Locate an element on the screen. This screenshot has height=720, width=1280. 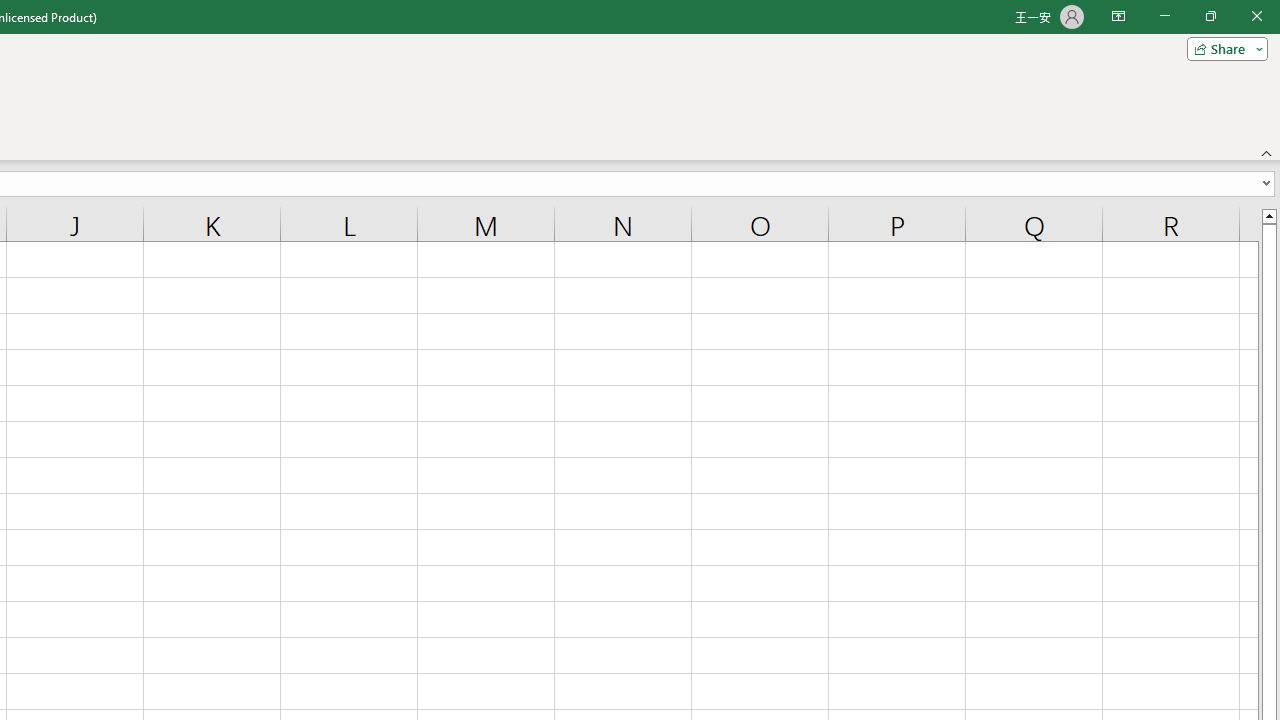
'Ribbon Display Options' is located at coordinates (1117, 16).